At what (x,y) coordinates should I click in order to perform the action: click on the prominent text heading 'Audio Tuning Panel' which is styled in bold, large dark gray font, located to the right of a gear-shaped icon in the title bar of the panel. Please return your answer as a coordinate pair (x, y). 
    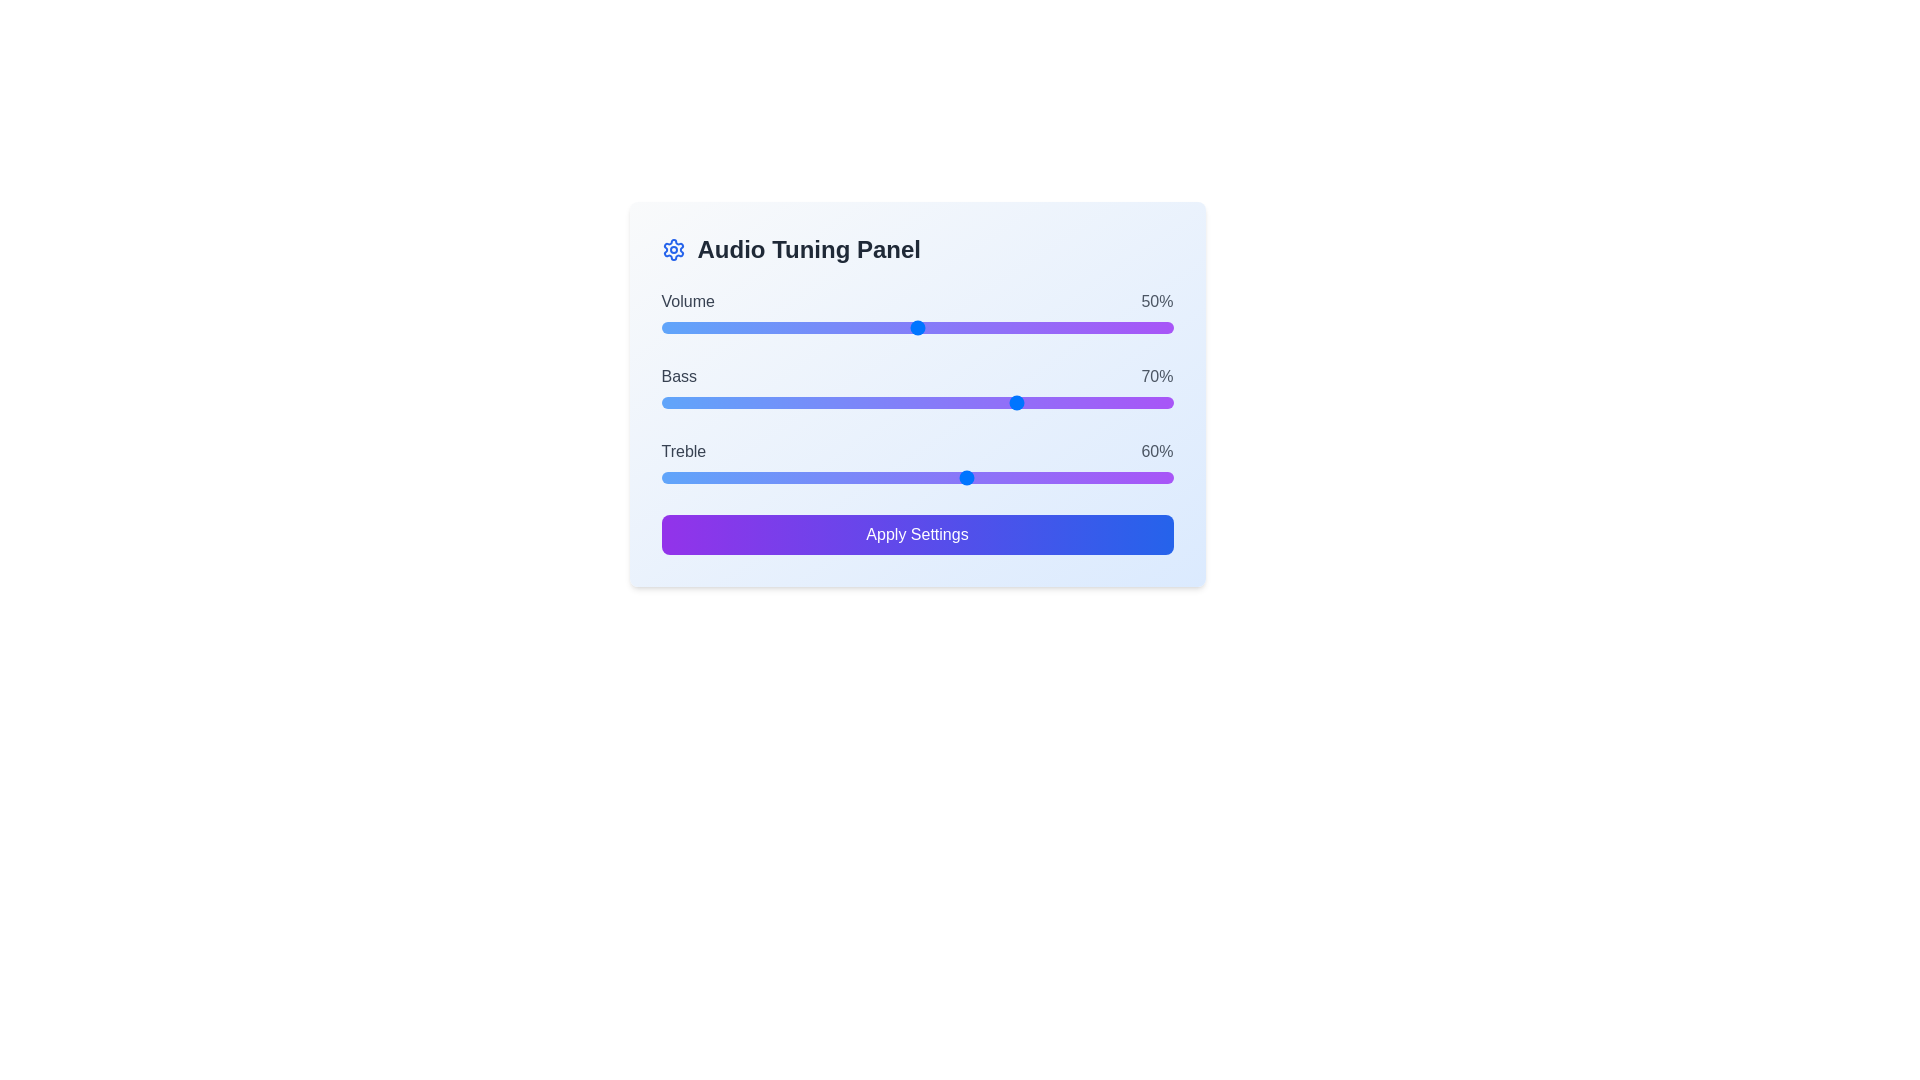
    Looking at the image, I should click on (809, 249).